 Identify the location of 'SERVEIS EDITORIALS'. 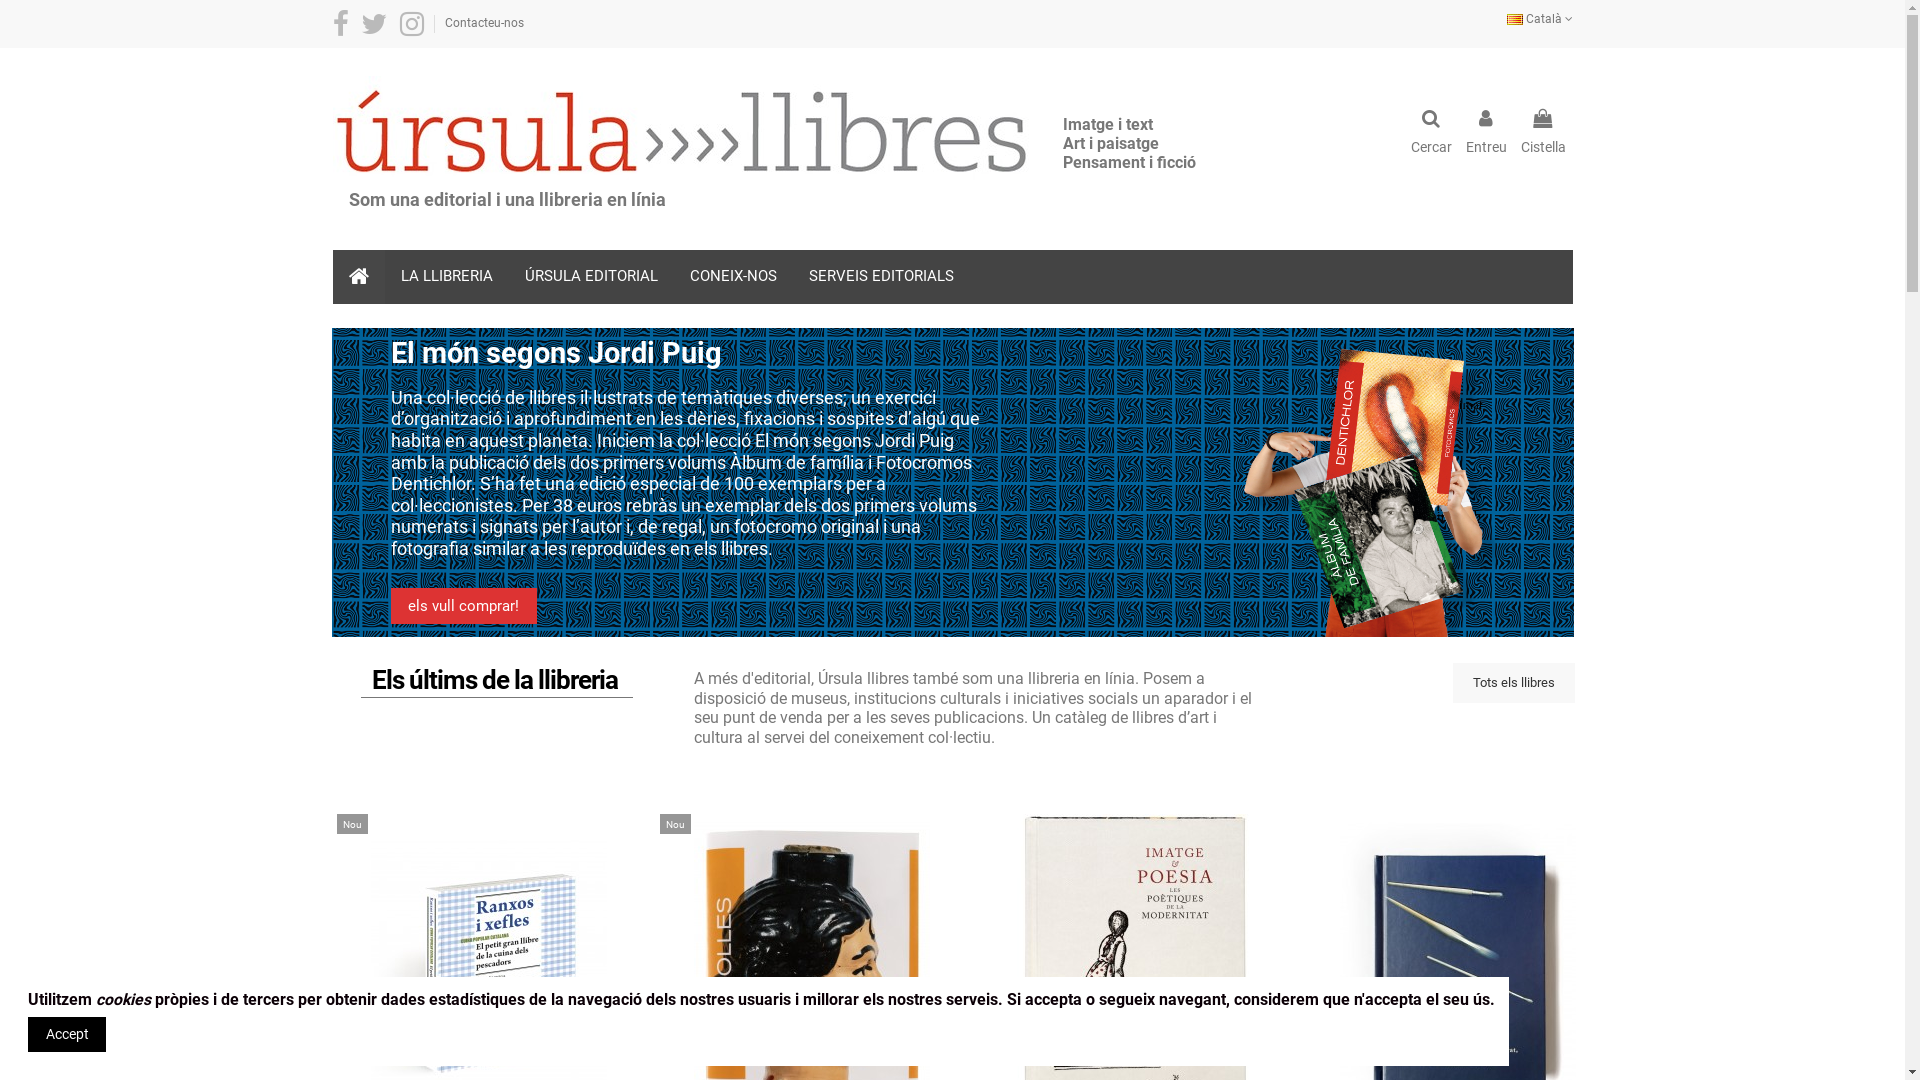
(880, 277).